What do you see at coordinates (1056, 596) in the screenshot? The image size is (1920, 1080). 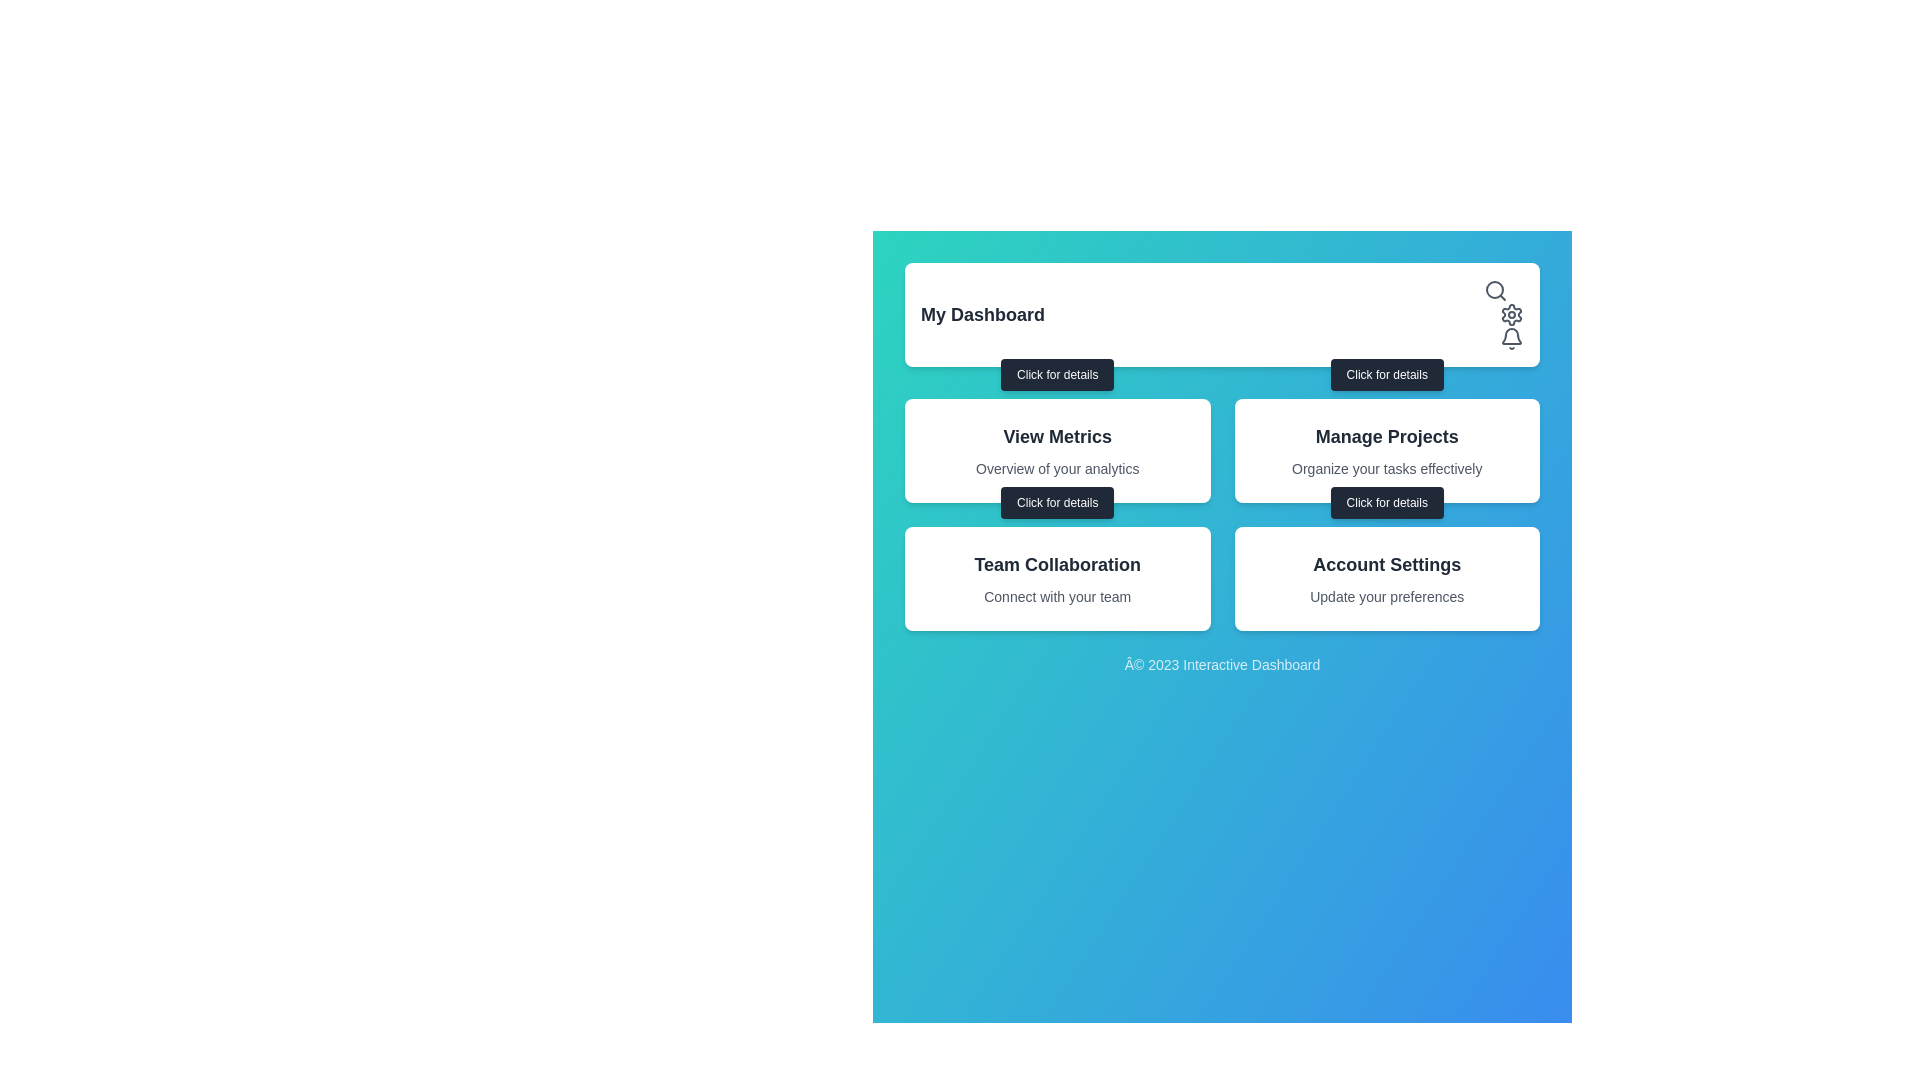 I see `the descriptive subtitle text label located beneath the 'Team Collaboration' title in the bottom-left section of the main grid layout` at bounding box center [1056, 596].